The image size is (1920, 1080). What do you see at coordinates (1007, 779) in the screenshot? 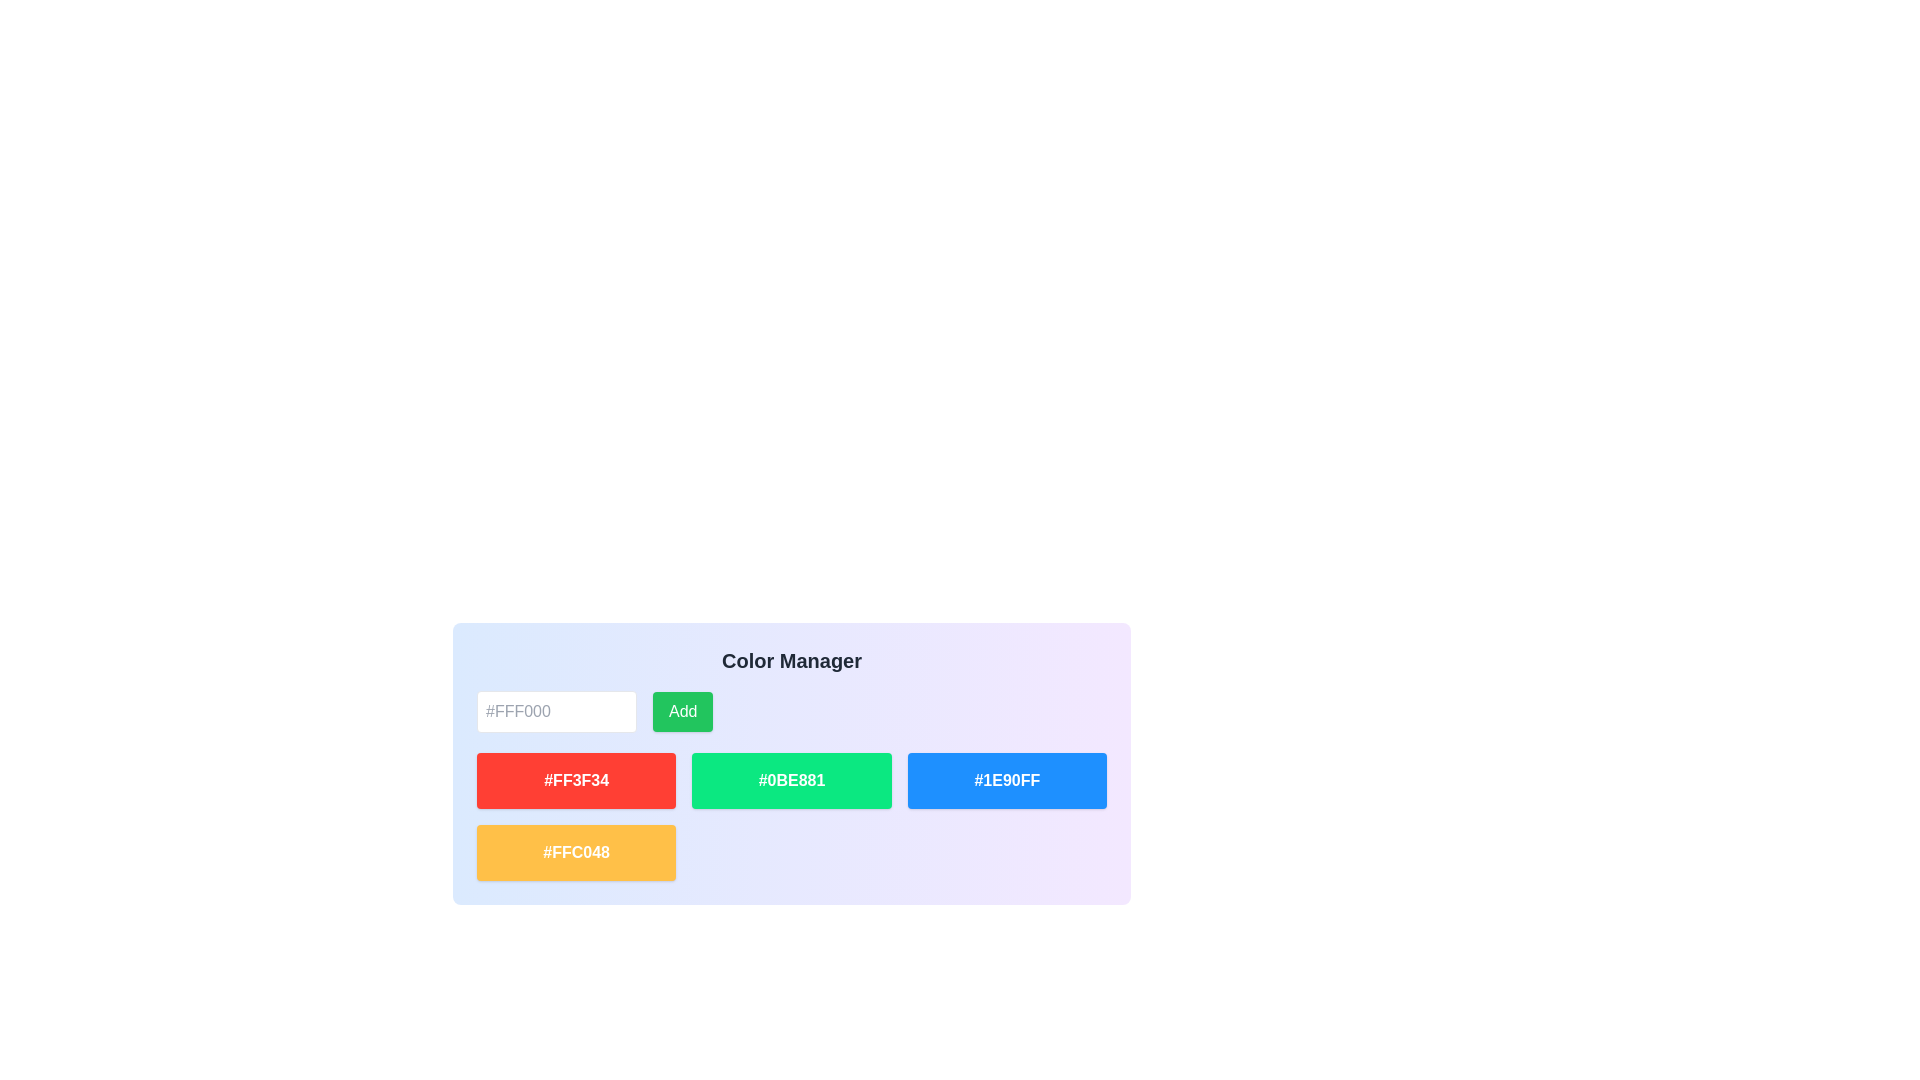
I see `the bold white text displaying the code '#1E90FF' that is centrally aligned on a blue rectangular background, located as the rightmost element in a row of similar colored containers` at bounding box center [1007, 779].